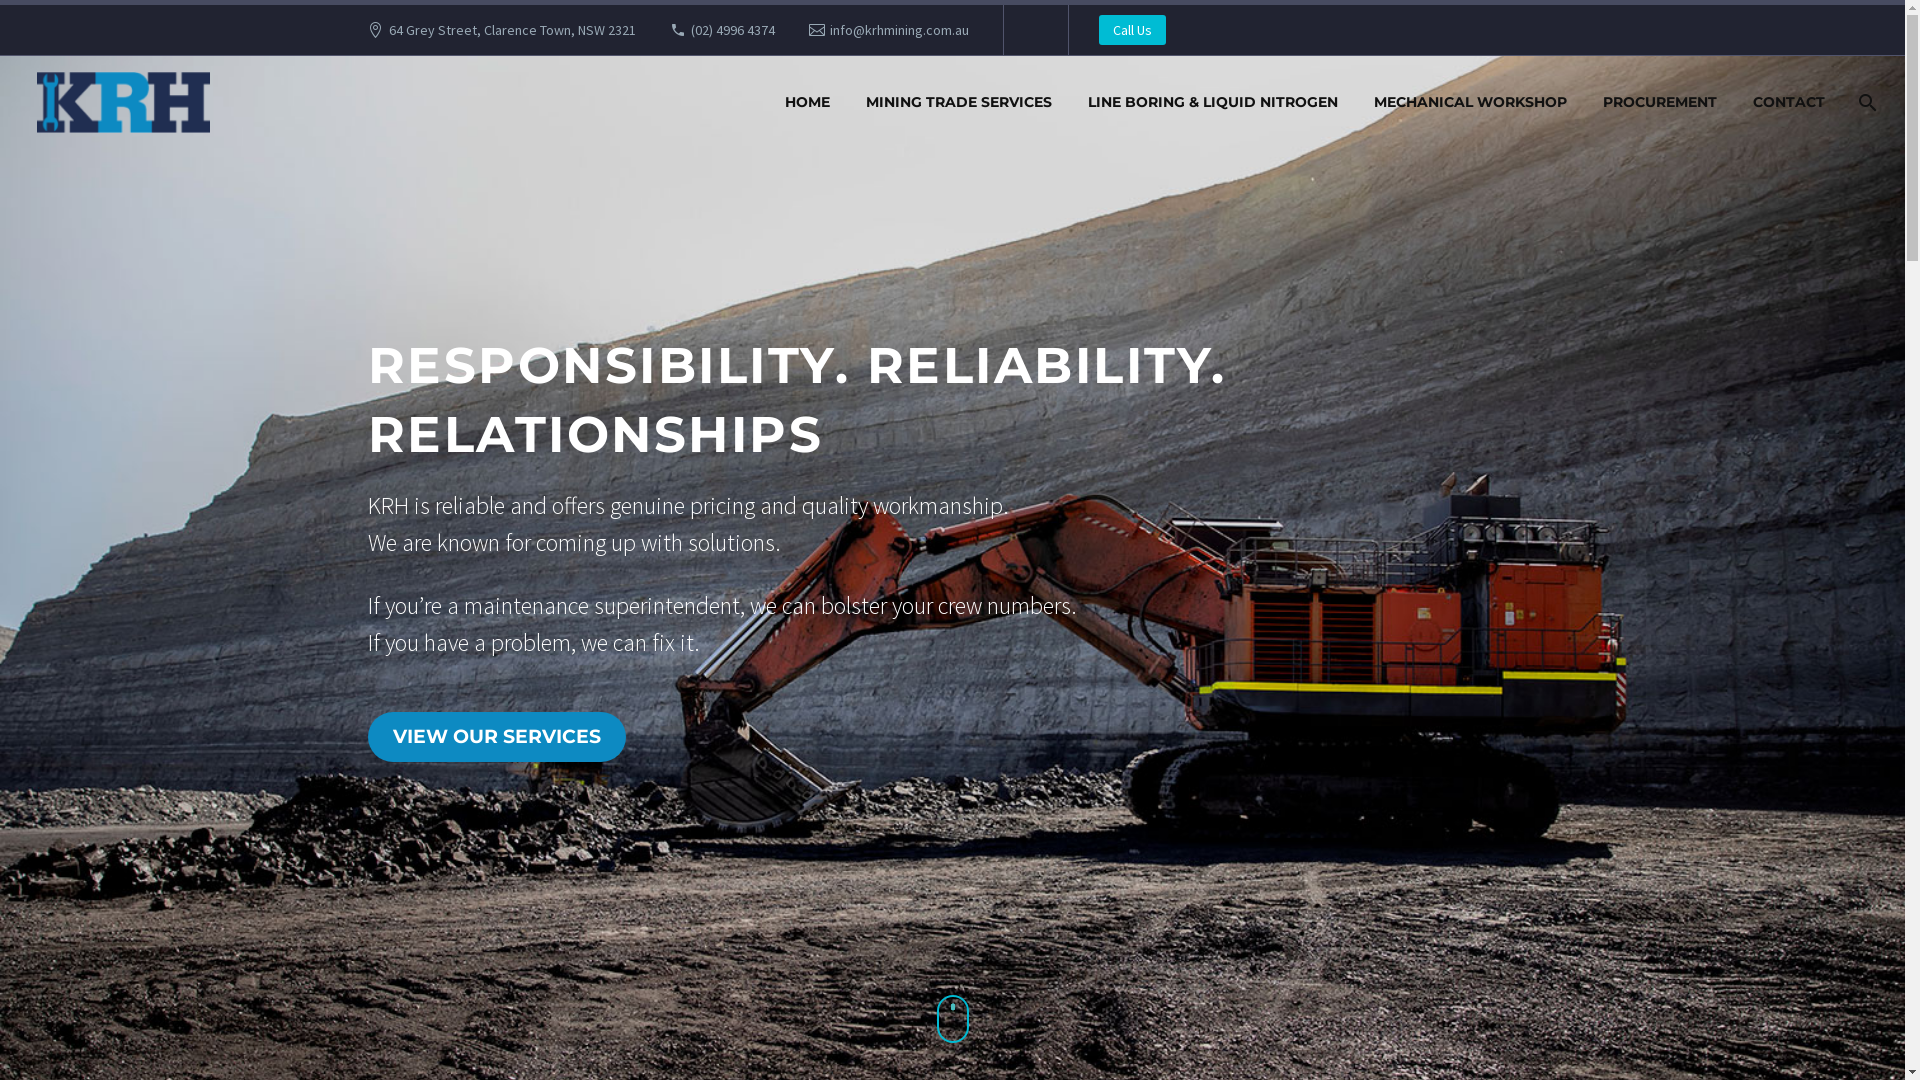 This screenshot has height=1080, width=1920. I want to click on '(02) 4996 4374', so click(732, 30).